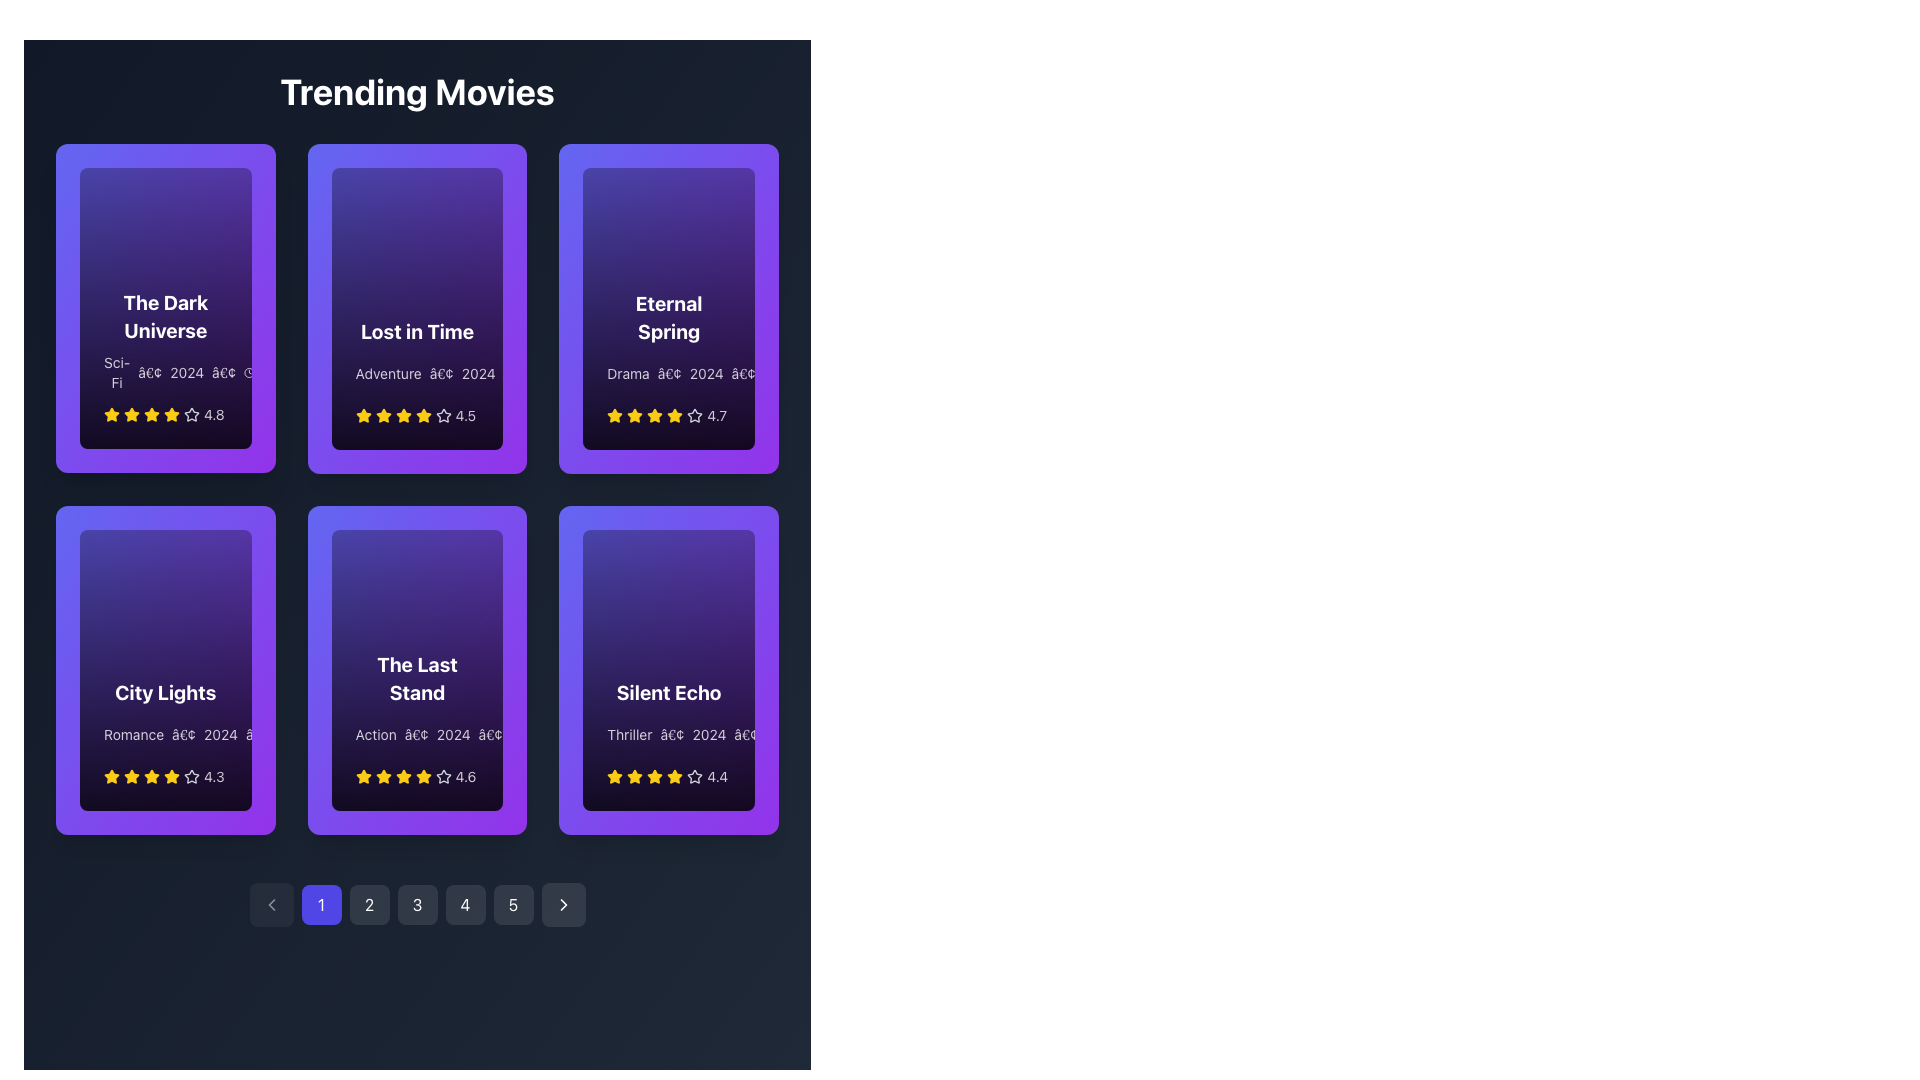 This screenshot has width=1920, height=1080. Describe the element at coordinates (131, 414) in the screenshot. I see `the third yellow star-shaped icon in the row of rating stars beneath the text 'The Dark Universe' in the first card` at that location.